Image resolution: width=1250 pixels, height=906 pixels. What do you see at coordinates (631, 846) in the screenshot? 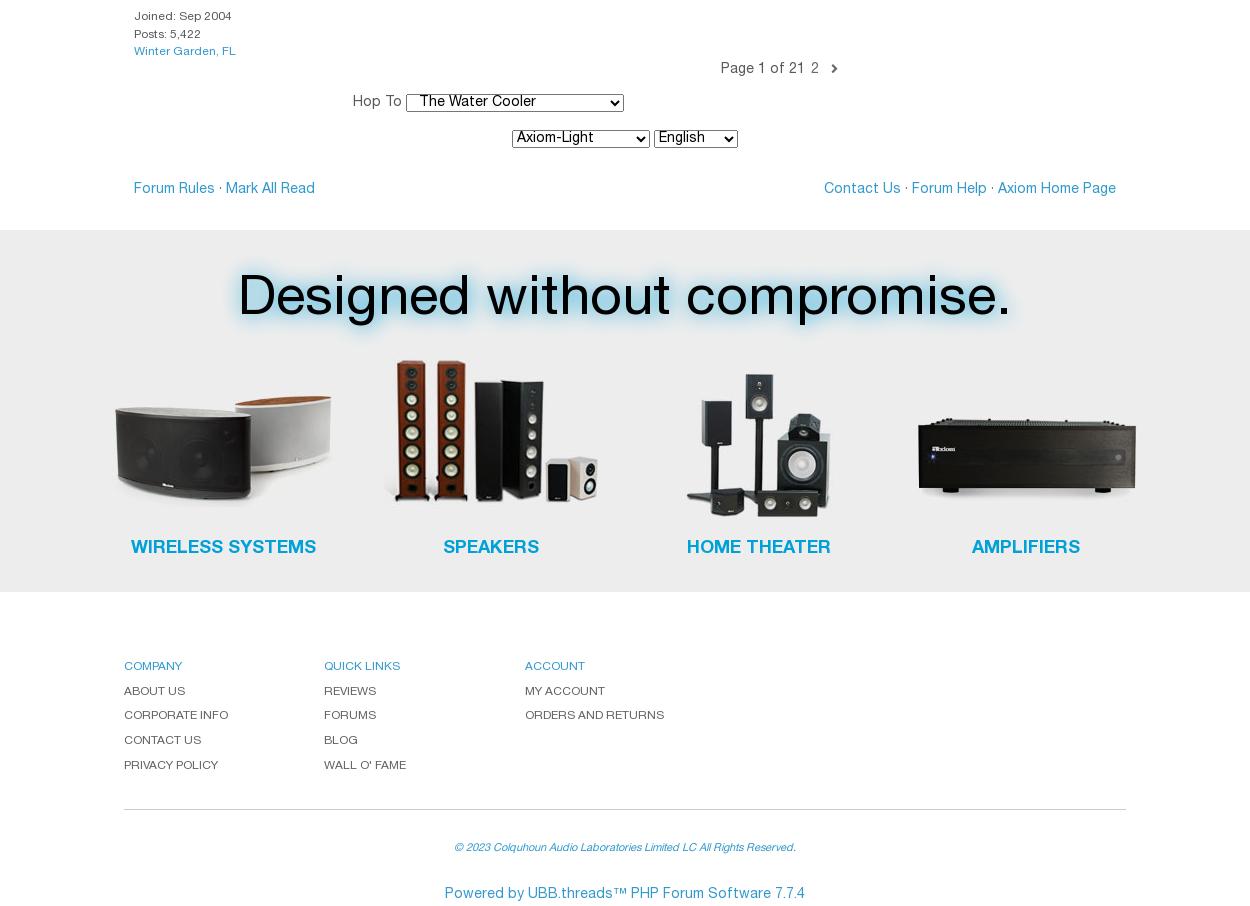
I see `'2023 Colquhoun Audio Laboratories Limited LC
All Rights Reserved.'` at bounding box center [631, 846].